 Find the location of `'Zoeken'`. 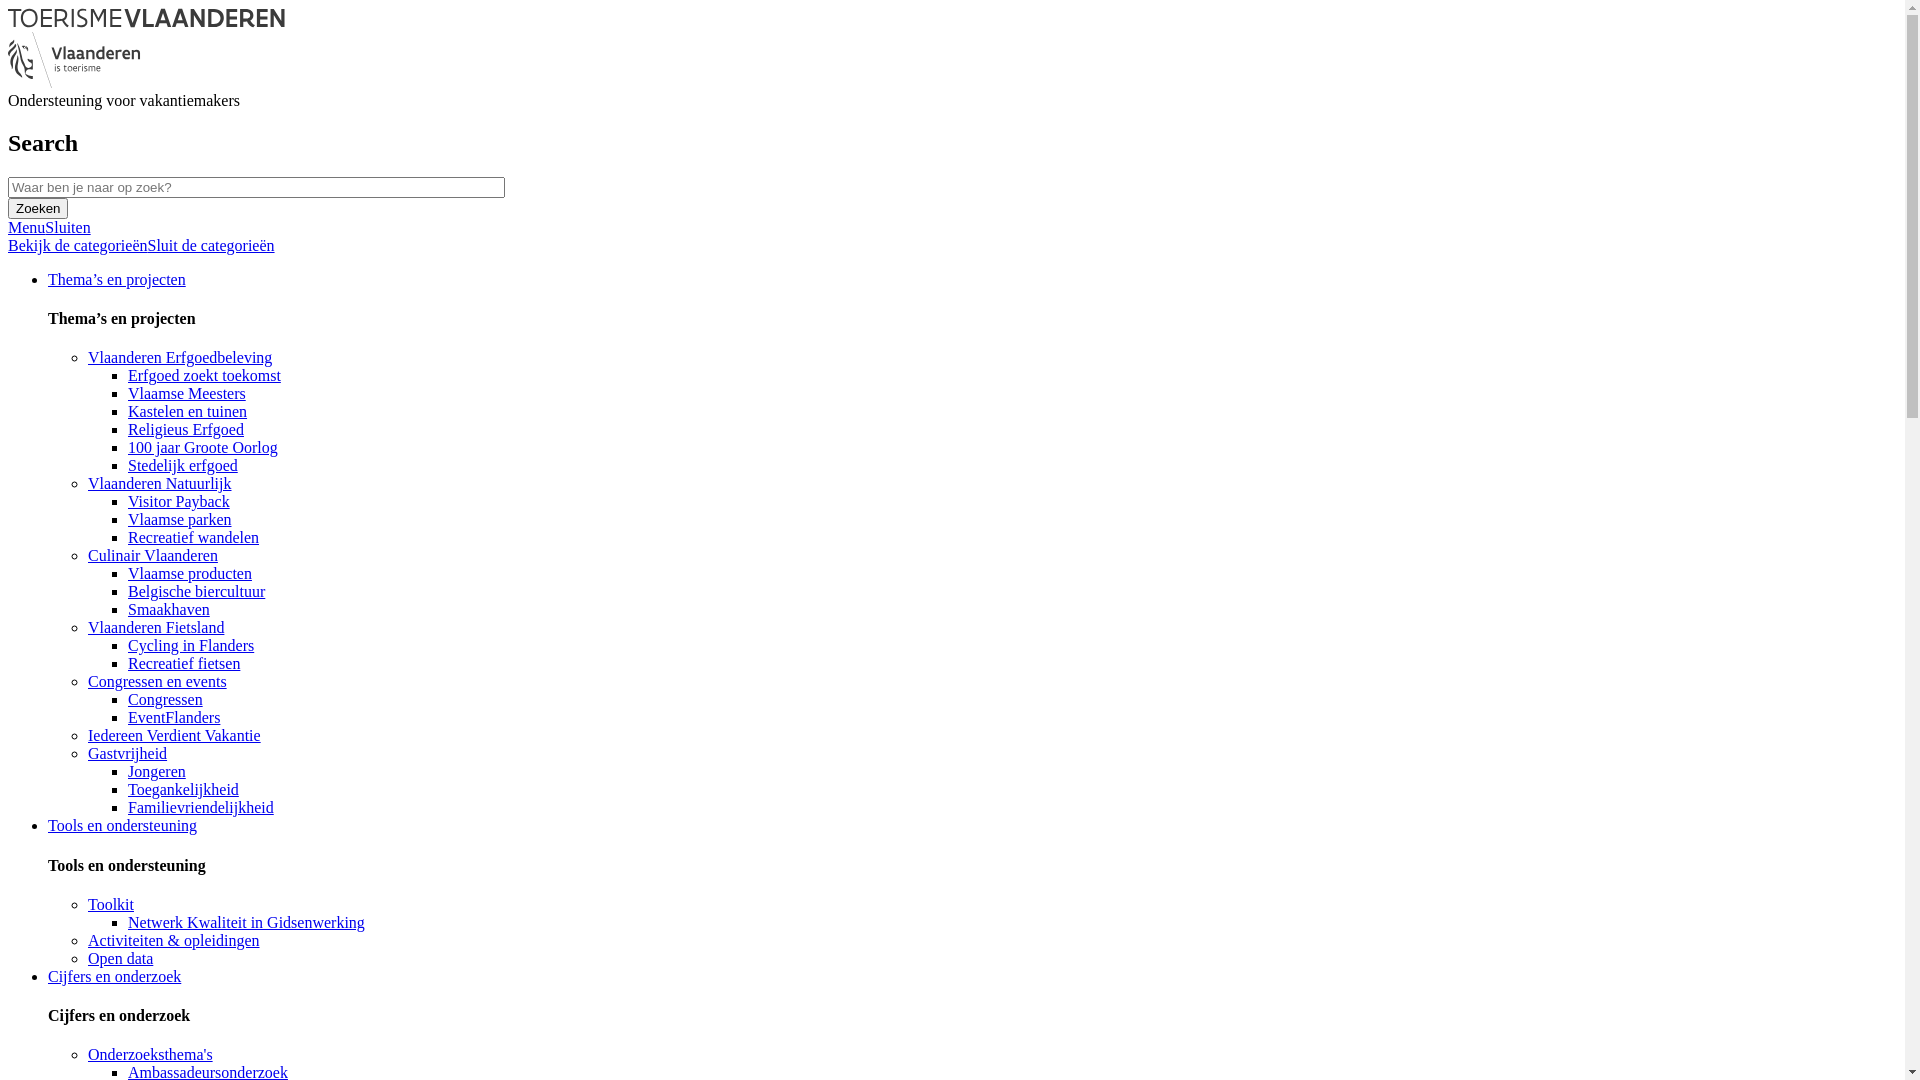

'Zoeken' is located at coordinates (38, 208).